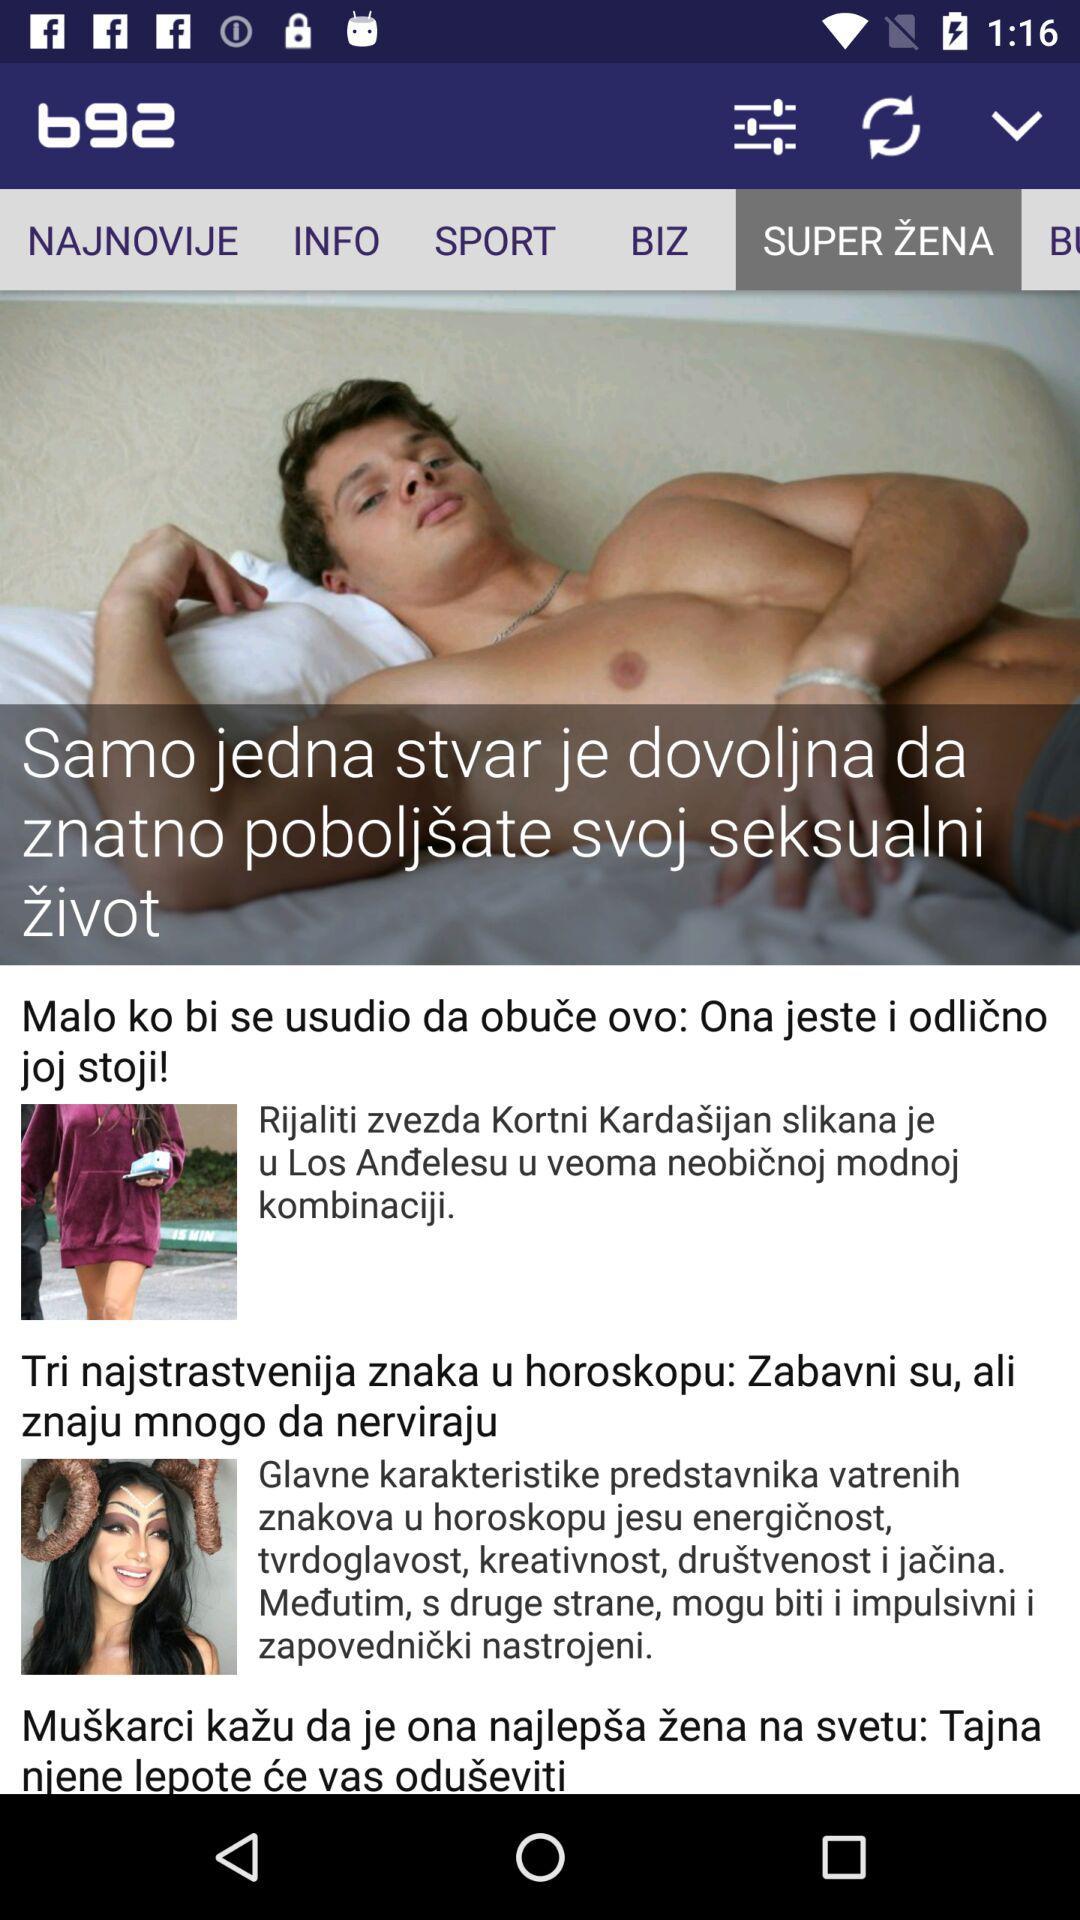 The image size is (1080, 1920). Describe the element at coordinates (540, 1393) in the screenshot. I see `the tri najstrastvenija znaka item` at that location.